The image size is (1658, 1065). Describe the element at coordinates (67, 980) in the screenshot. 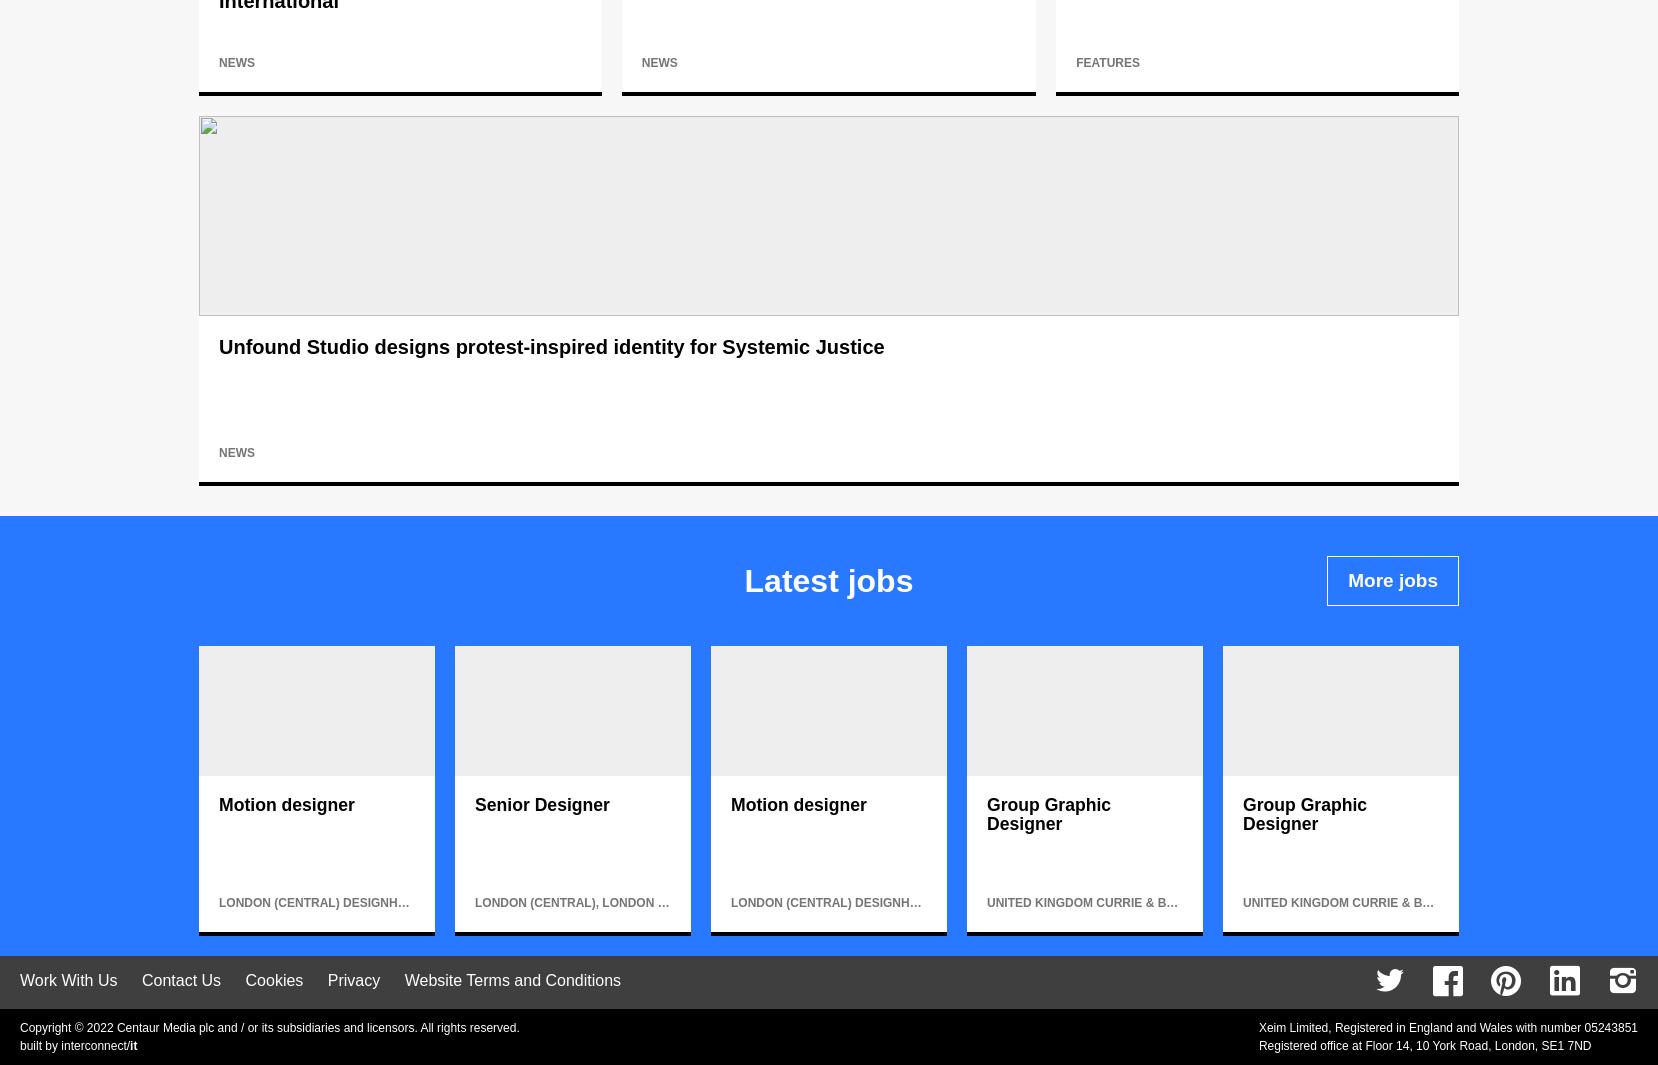

I see `'Work With Us'` at that location.